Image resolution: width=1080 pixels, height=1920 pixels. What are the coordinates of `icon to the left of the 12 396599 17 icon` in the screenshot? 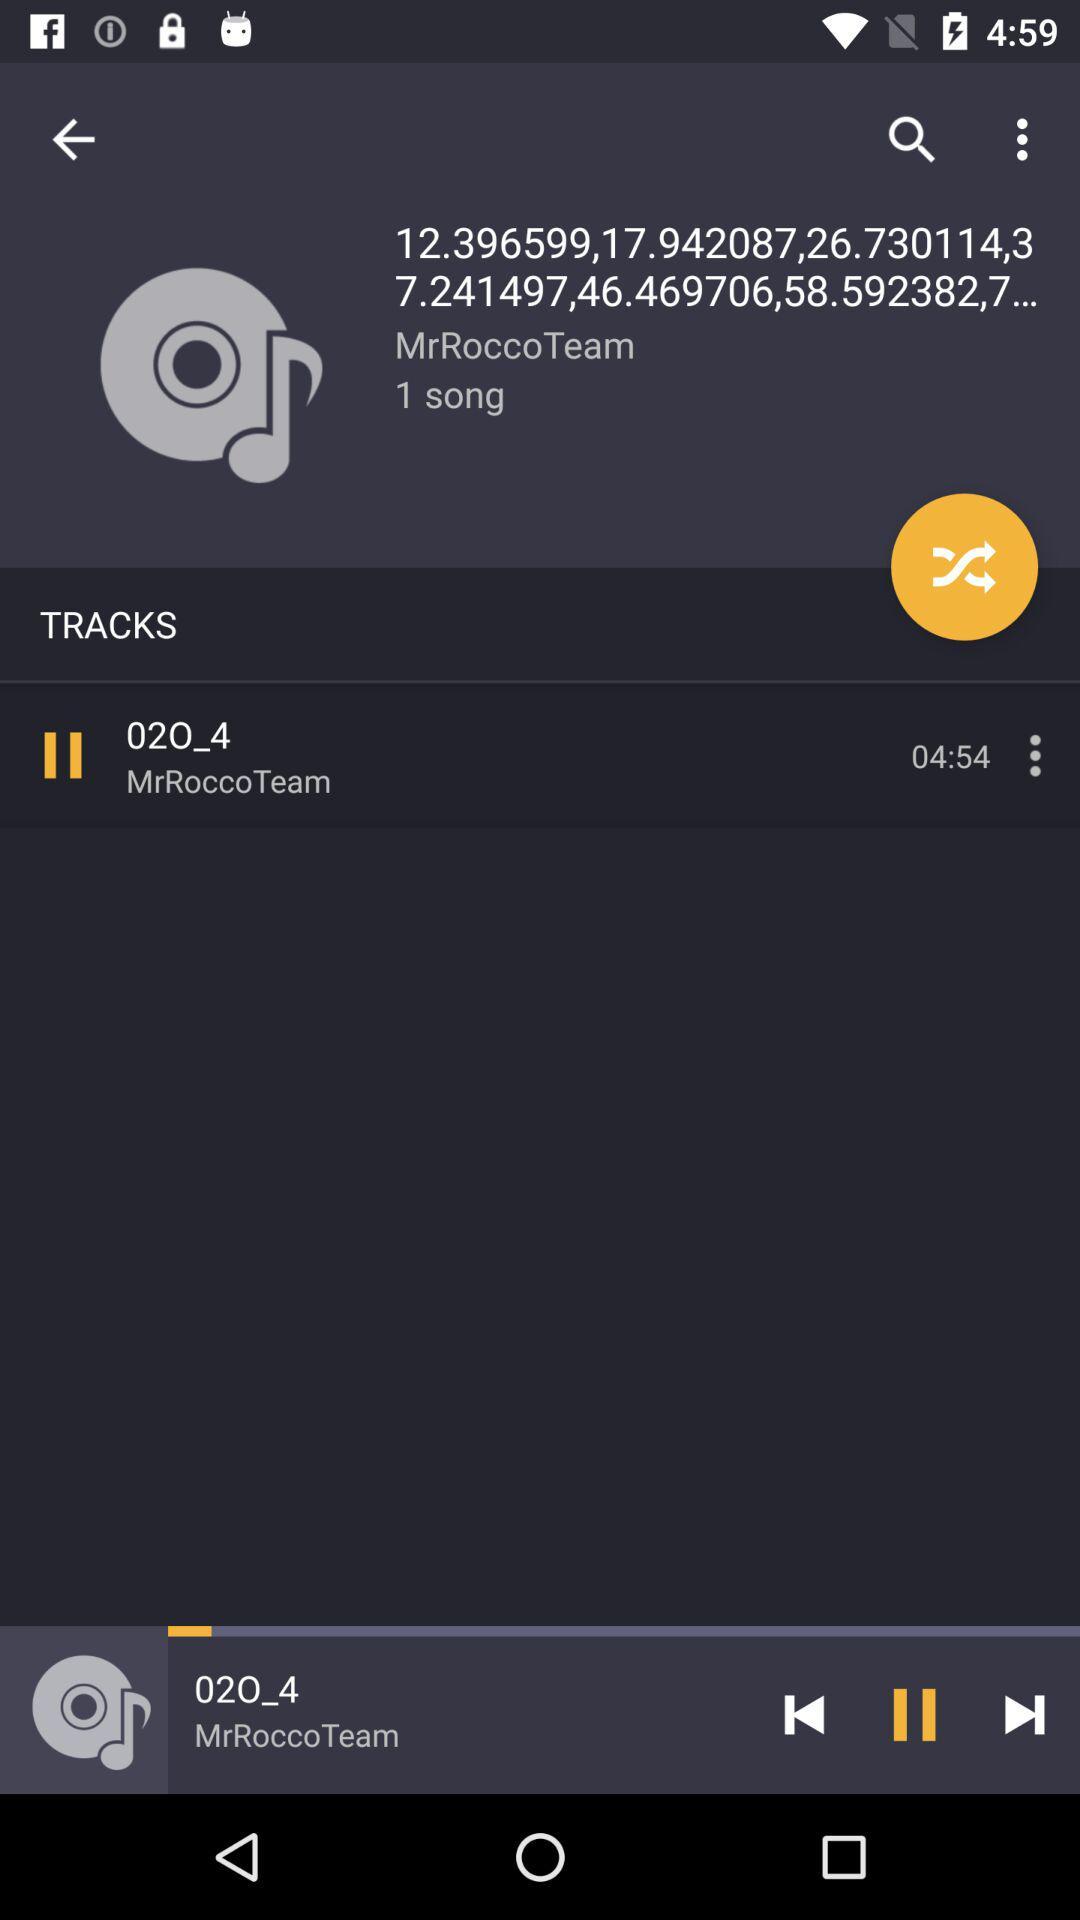 It's located at (72, 138).